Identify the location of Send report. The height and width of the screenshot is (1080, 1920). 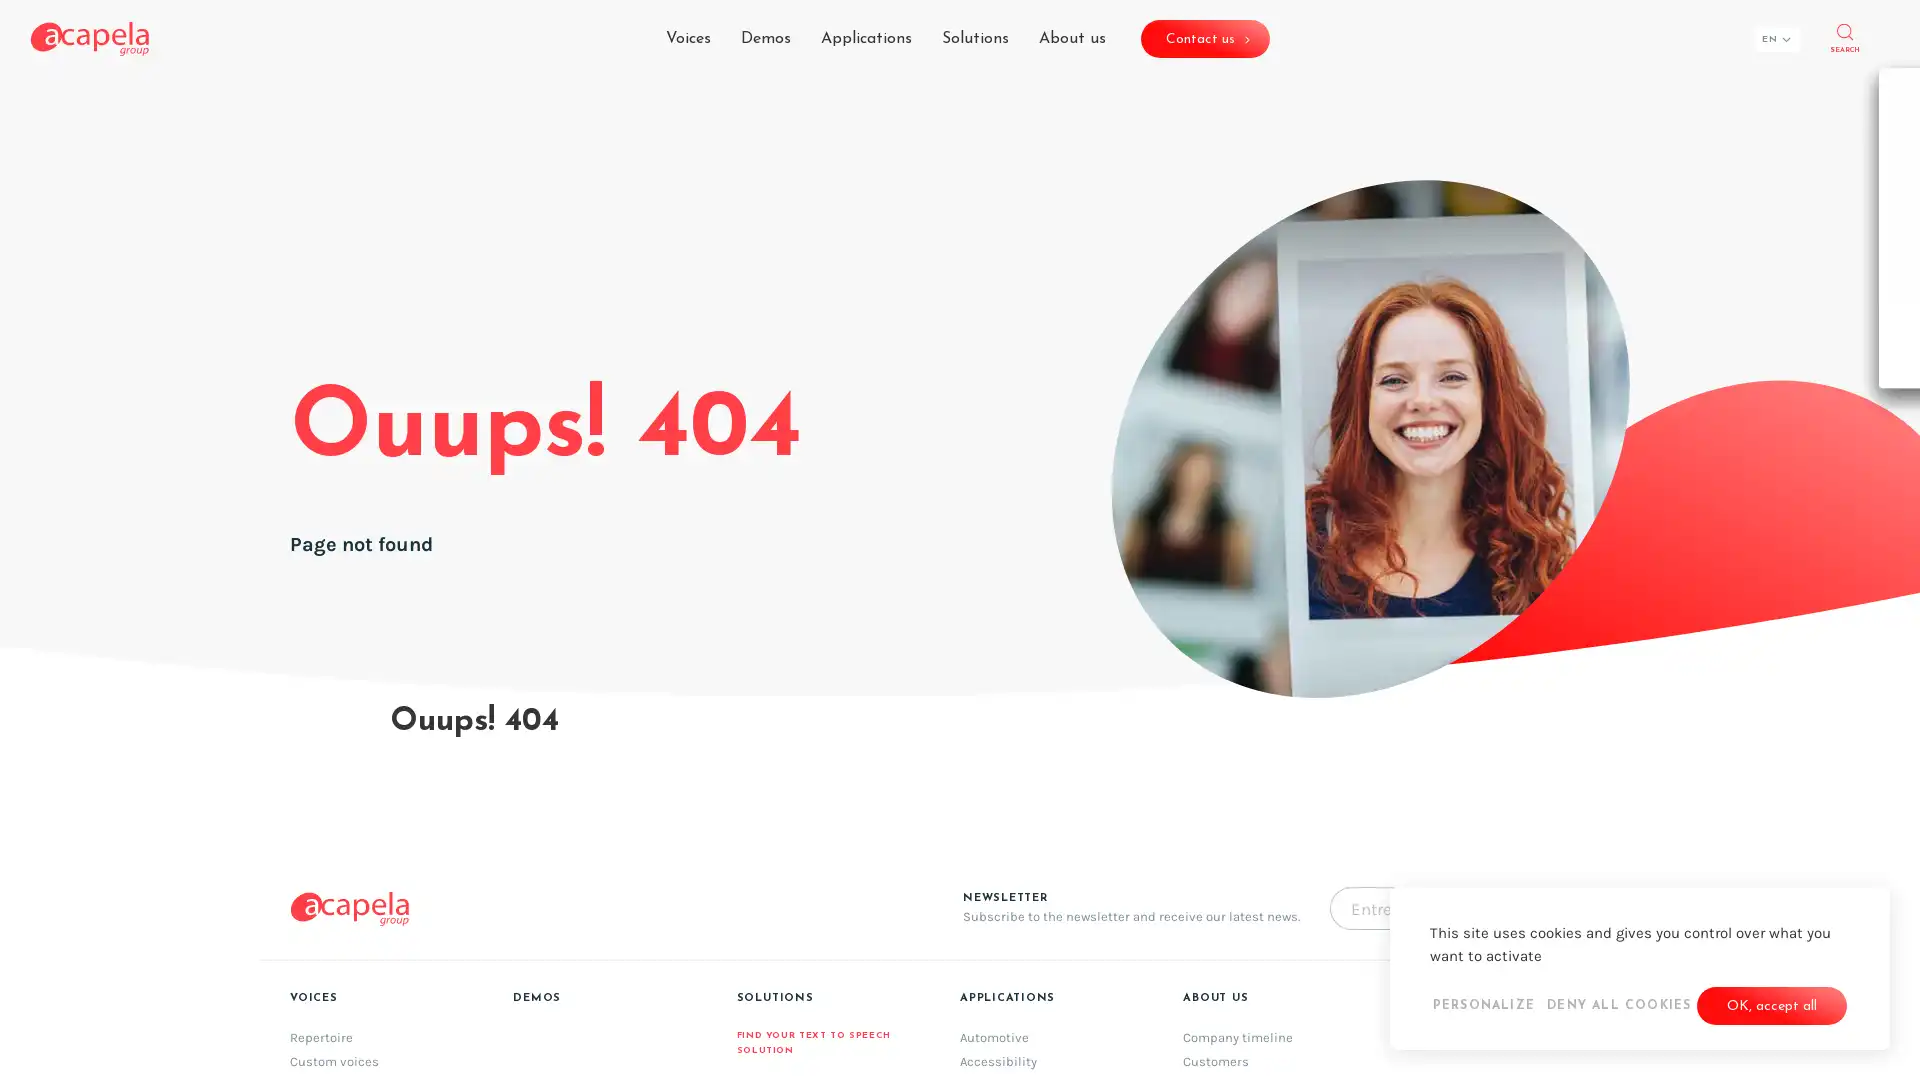
(1203, 759).